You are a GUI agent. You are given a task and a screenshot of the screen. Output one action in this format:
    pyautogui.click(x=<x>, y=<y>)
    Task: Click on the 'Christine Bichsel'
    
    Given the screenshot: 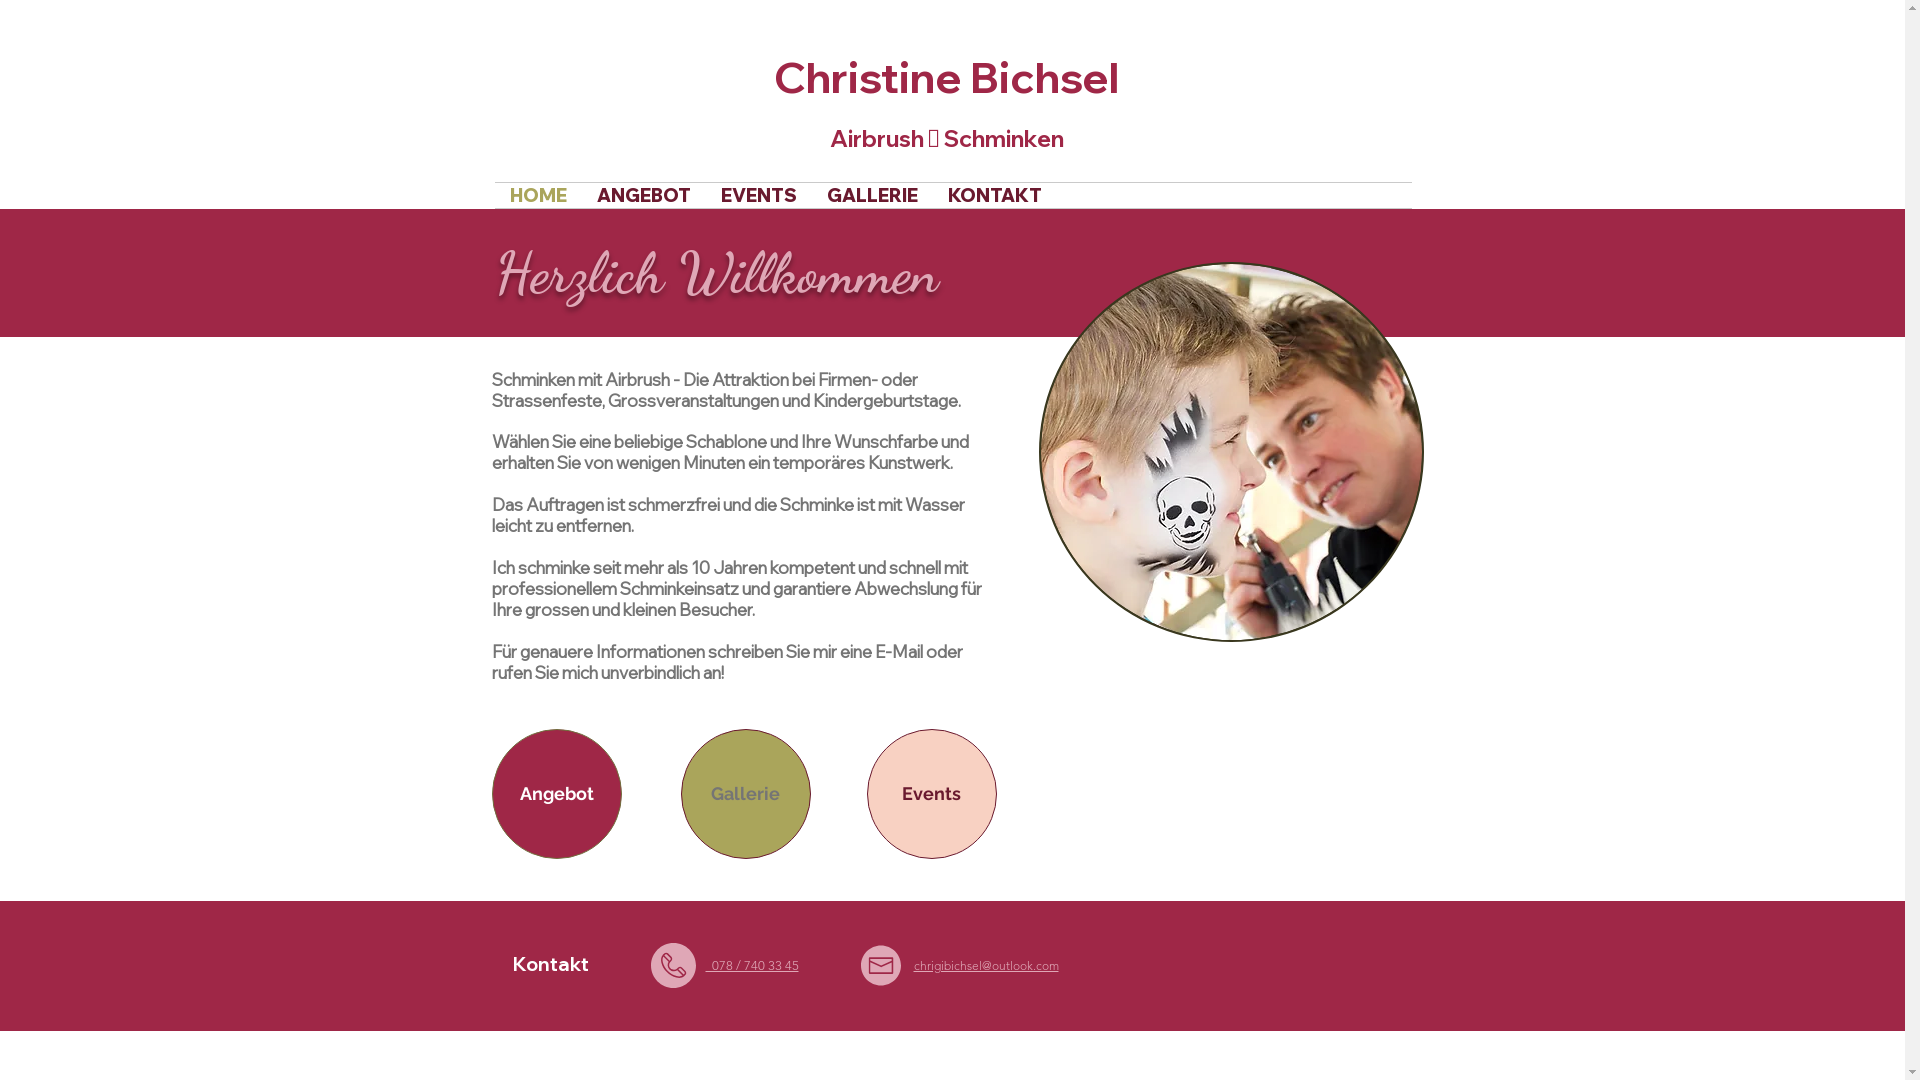 What is the action you would take?
    pyautogui.click(x=945, y=76)
    